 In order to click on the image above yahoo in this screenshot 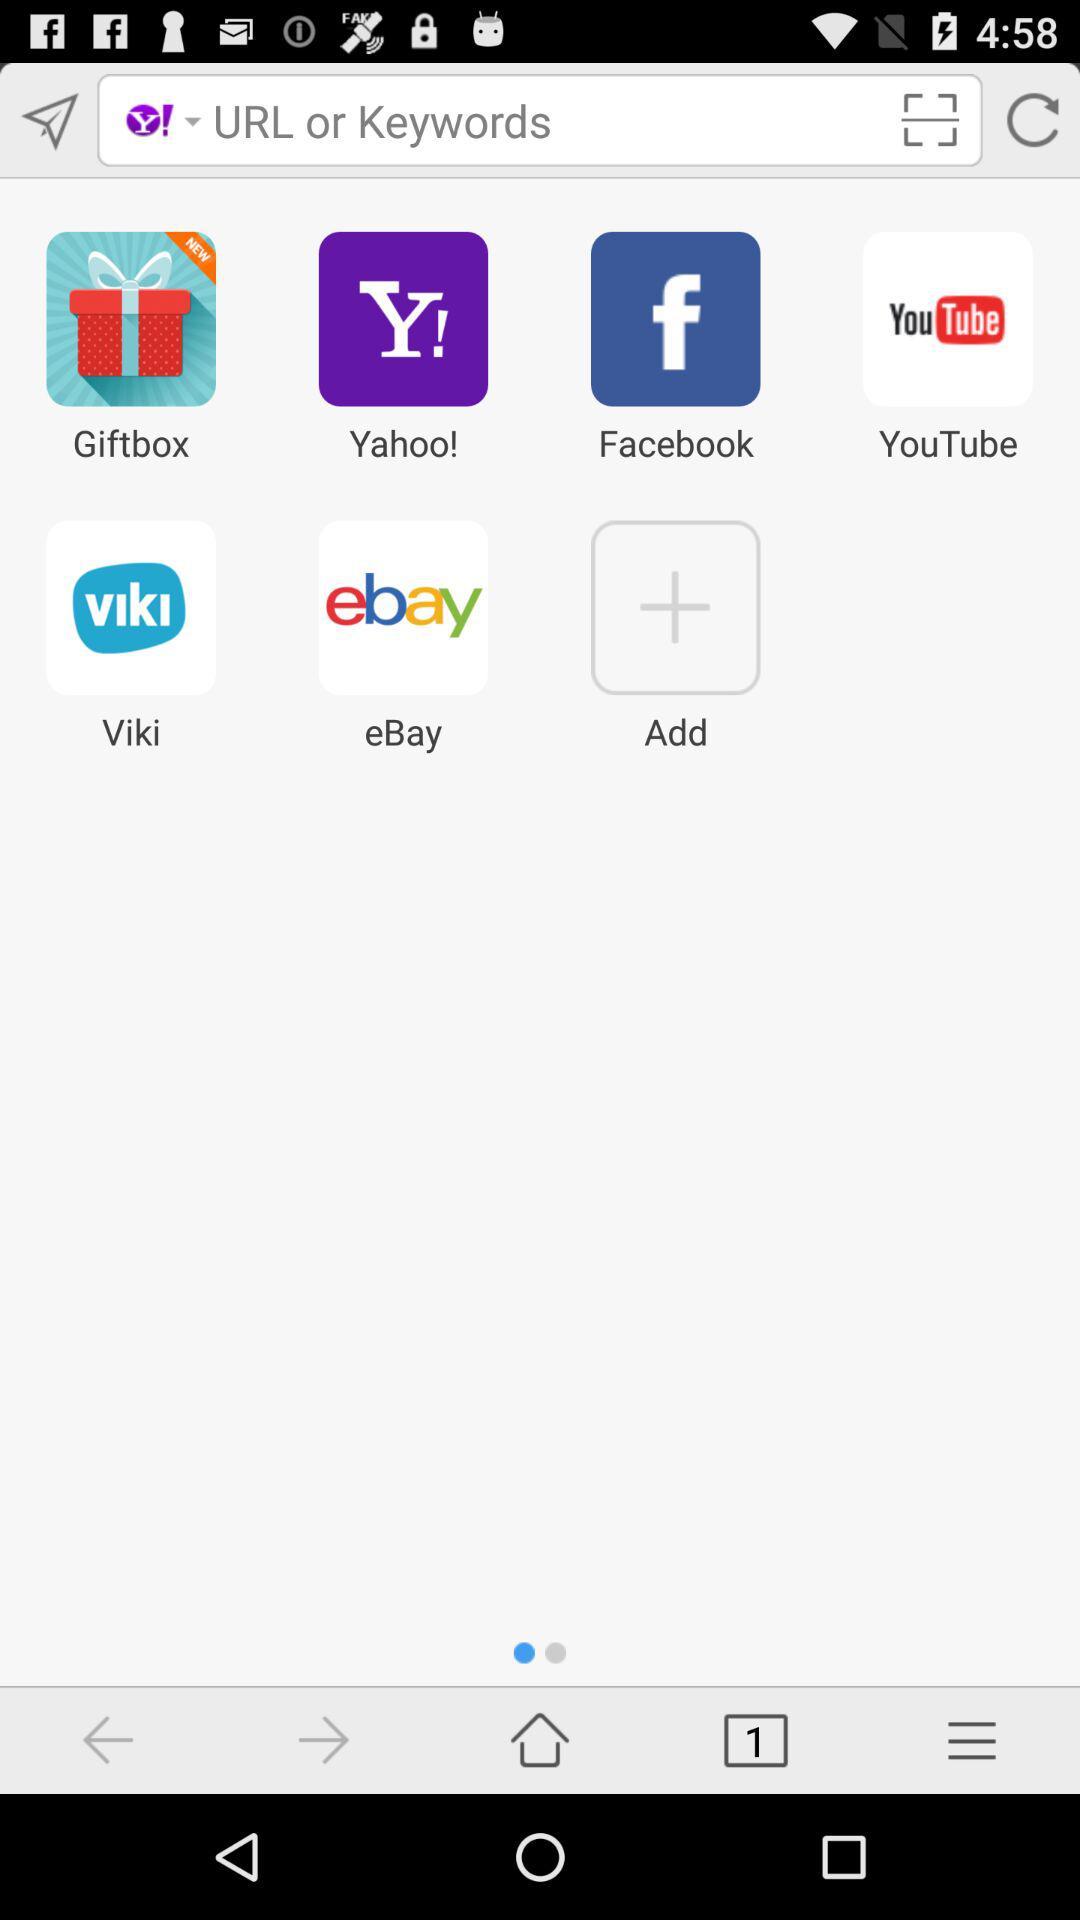, I will do `click(403, 317)`.